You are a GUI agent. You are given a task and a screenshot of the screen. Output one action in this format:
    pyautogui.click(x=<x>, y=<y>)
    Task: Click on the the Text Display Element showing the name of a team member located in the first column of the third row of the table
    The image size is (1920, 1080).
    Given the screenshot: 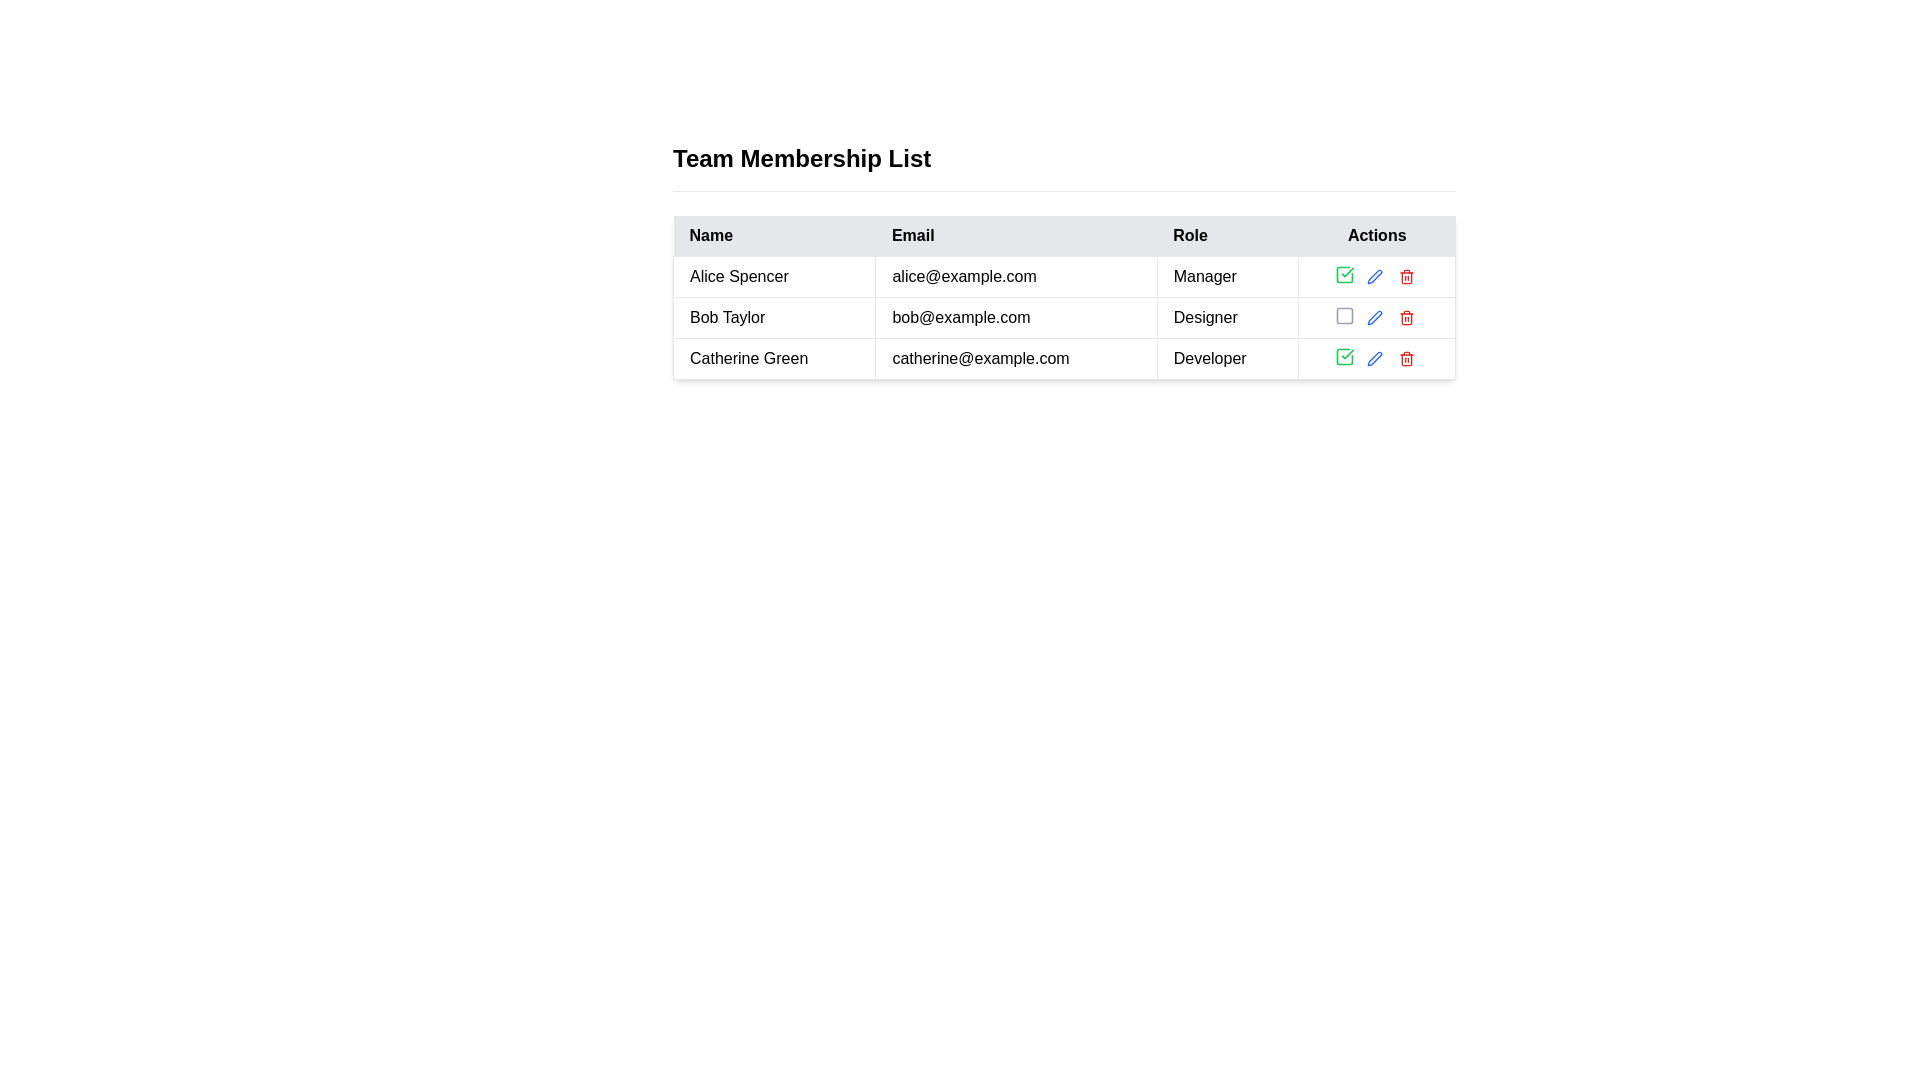 What is the action you would take?
    pyautogui.click(x=773, y=357)
    